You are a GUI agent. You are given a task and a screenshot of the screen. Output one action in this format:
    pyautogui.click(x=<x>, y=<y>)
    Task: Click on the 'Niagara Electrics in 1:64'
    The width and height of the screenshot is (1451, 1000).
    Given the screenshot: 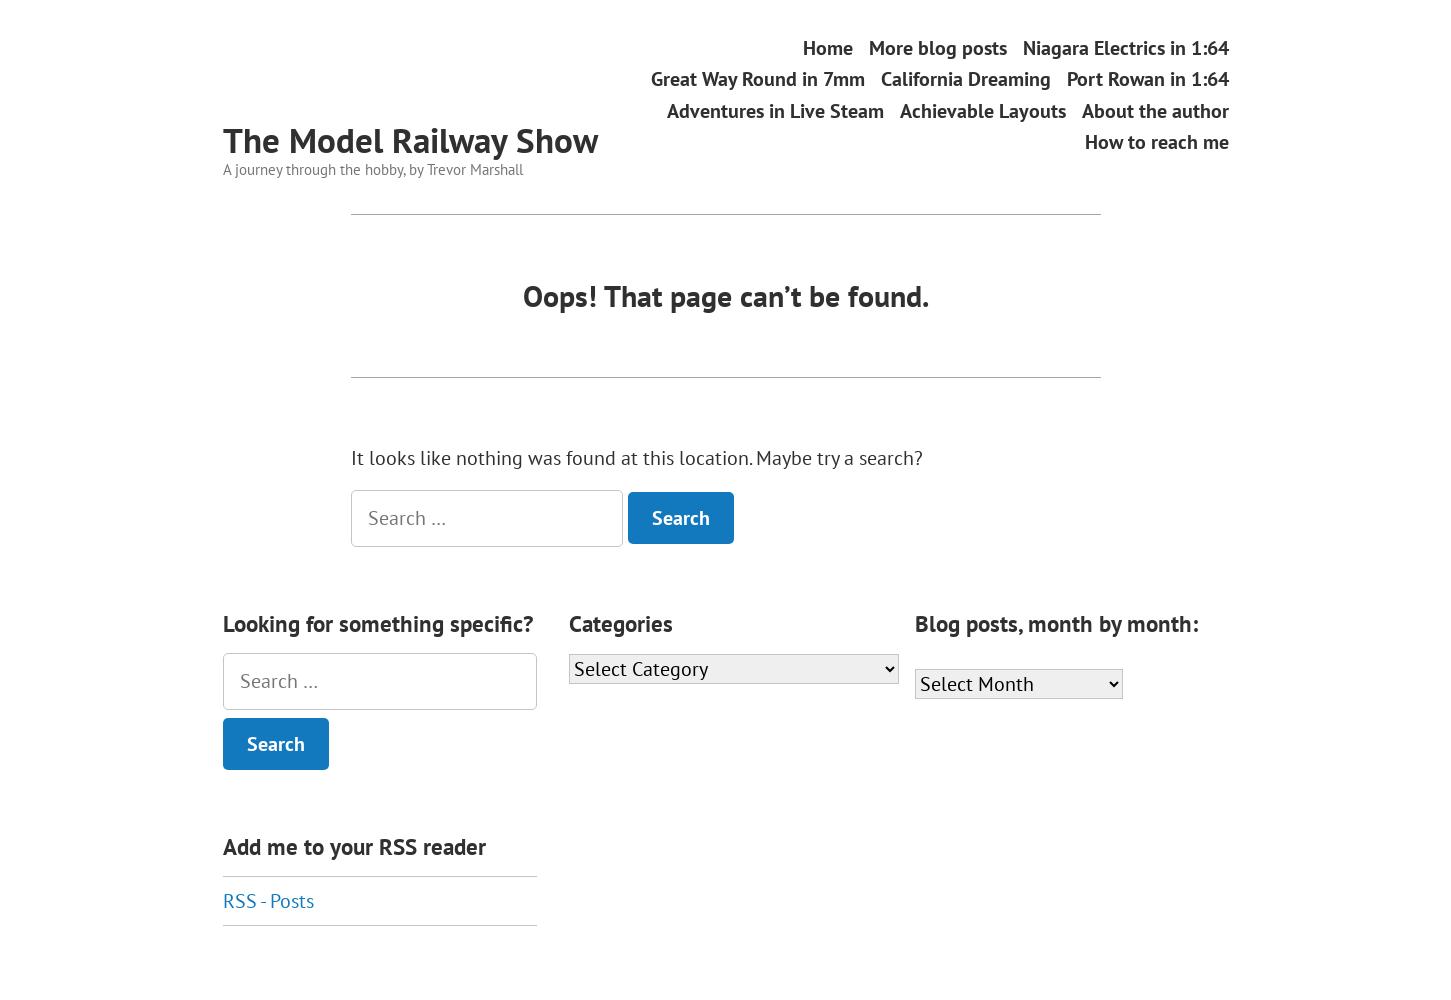 What is the action you would take?
    pyautogui.click(x=1020, y=48)
    